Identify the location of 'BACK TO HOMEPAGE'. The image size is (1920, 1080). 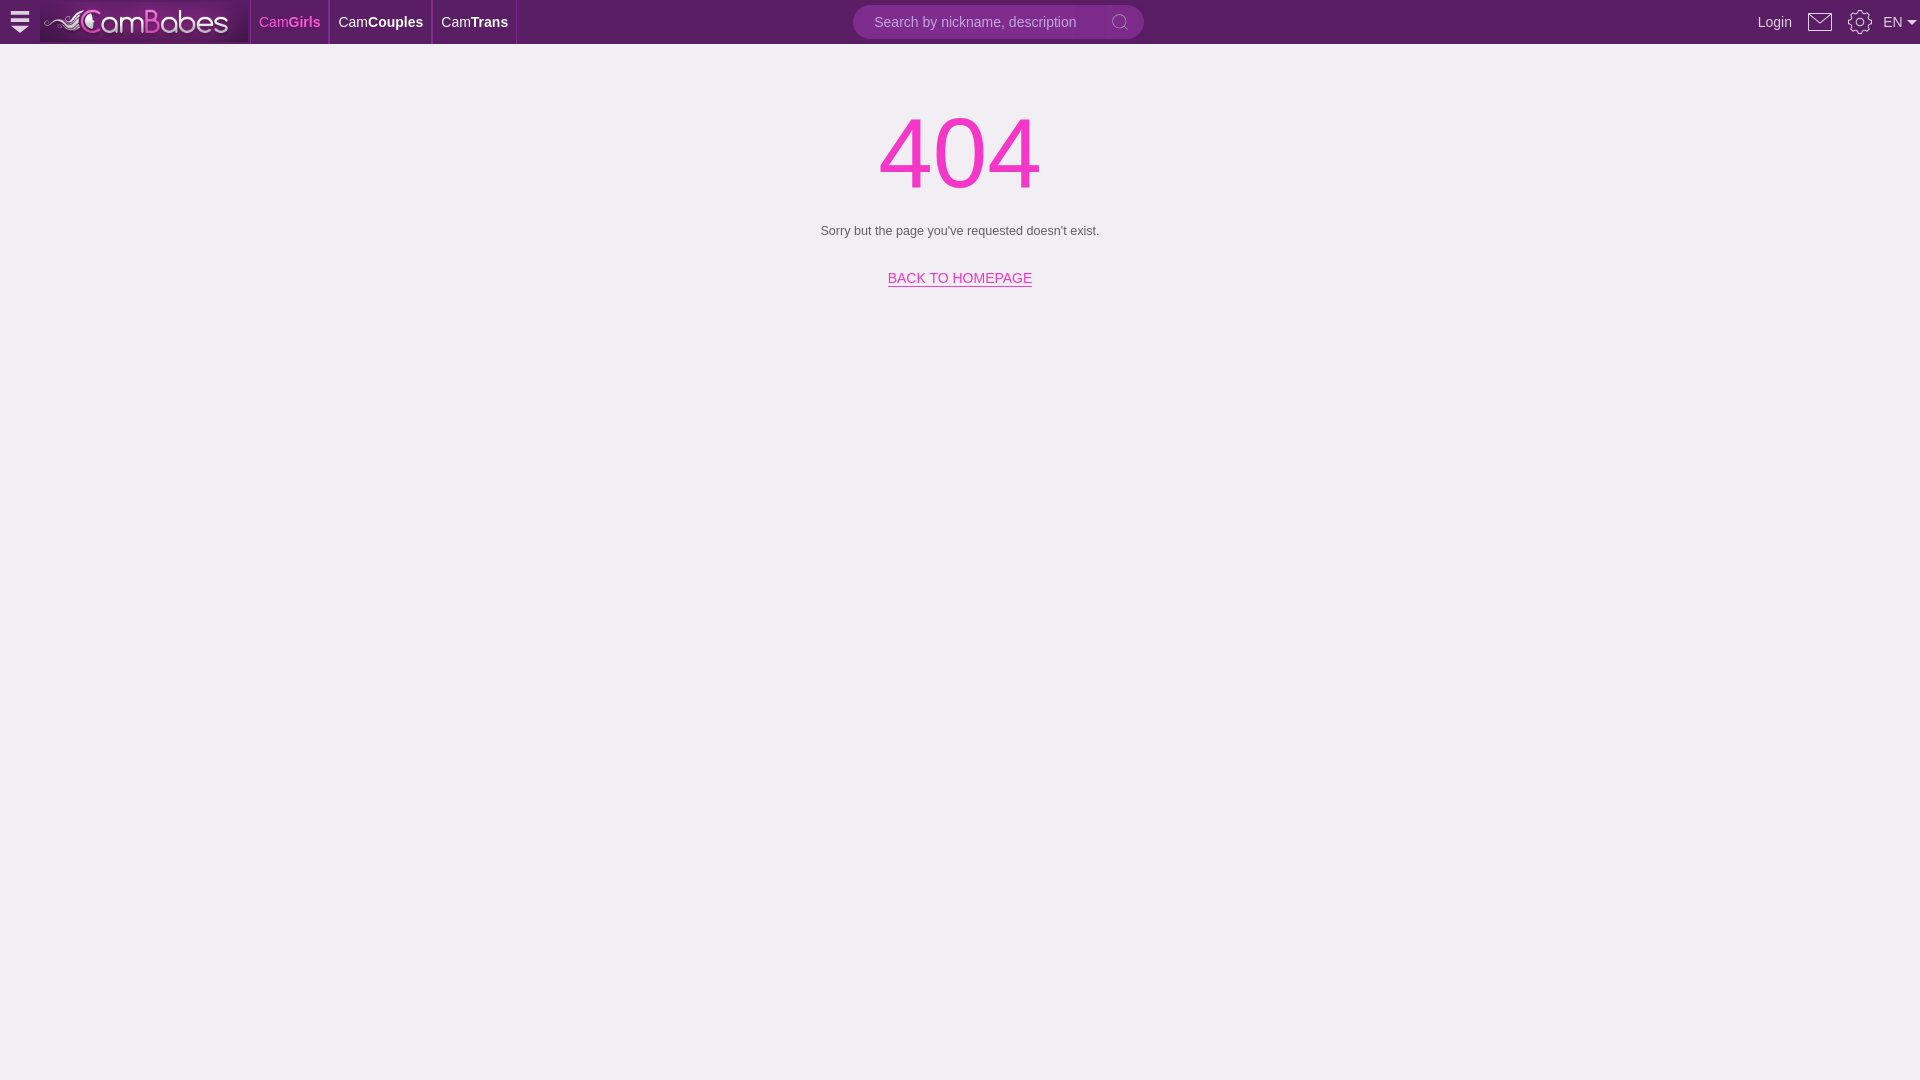
(960, 270).